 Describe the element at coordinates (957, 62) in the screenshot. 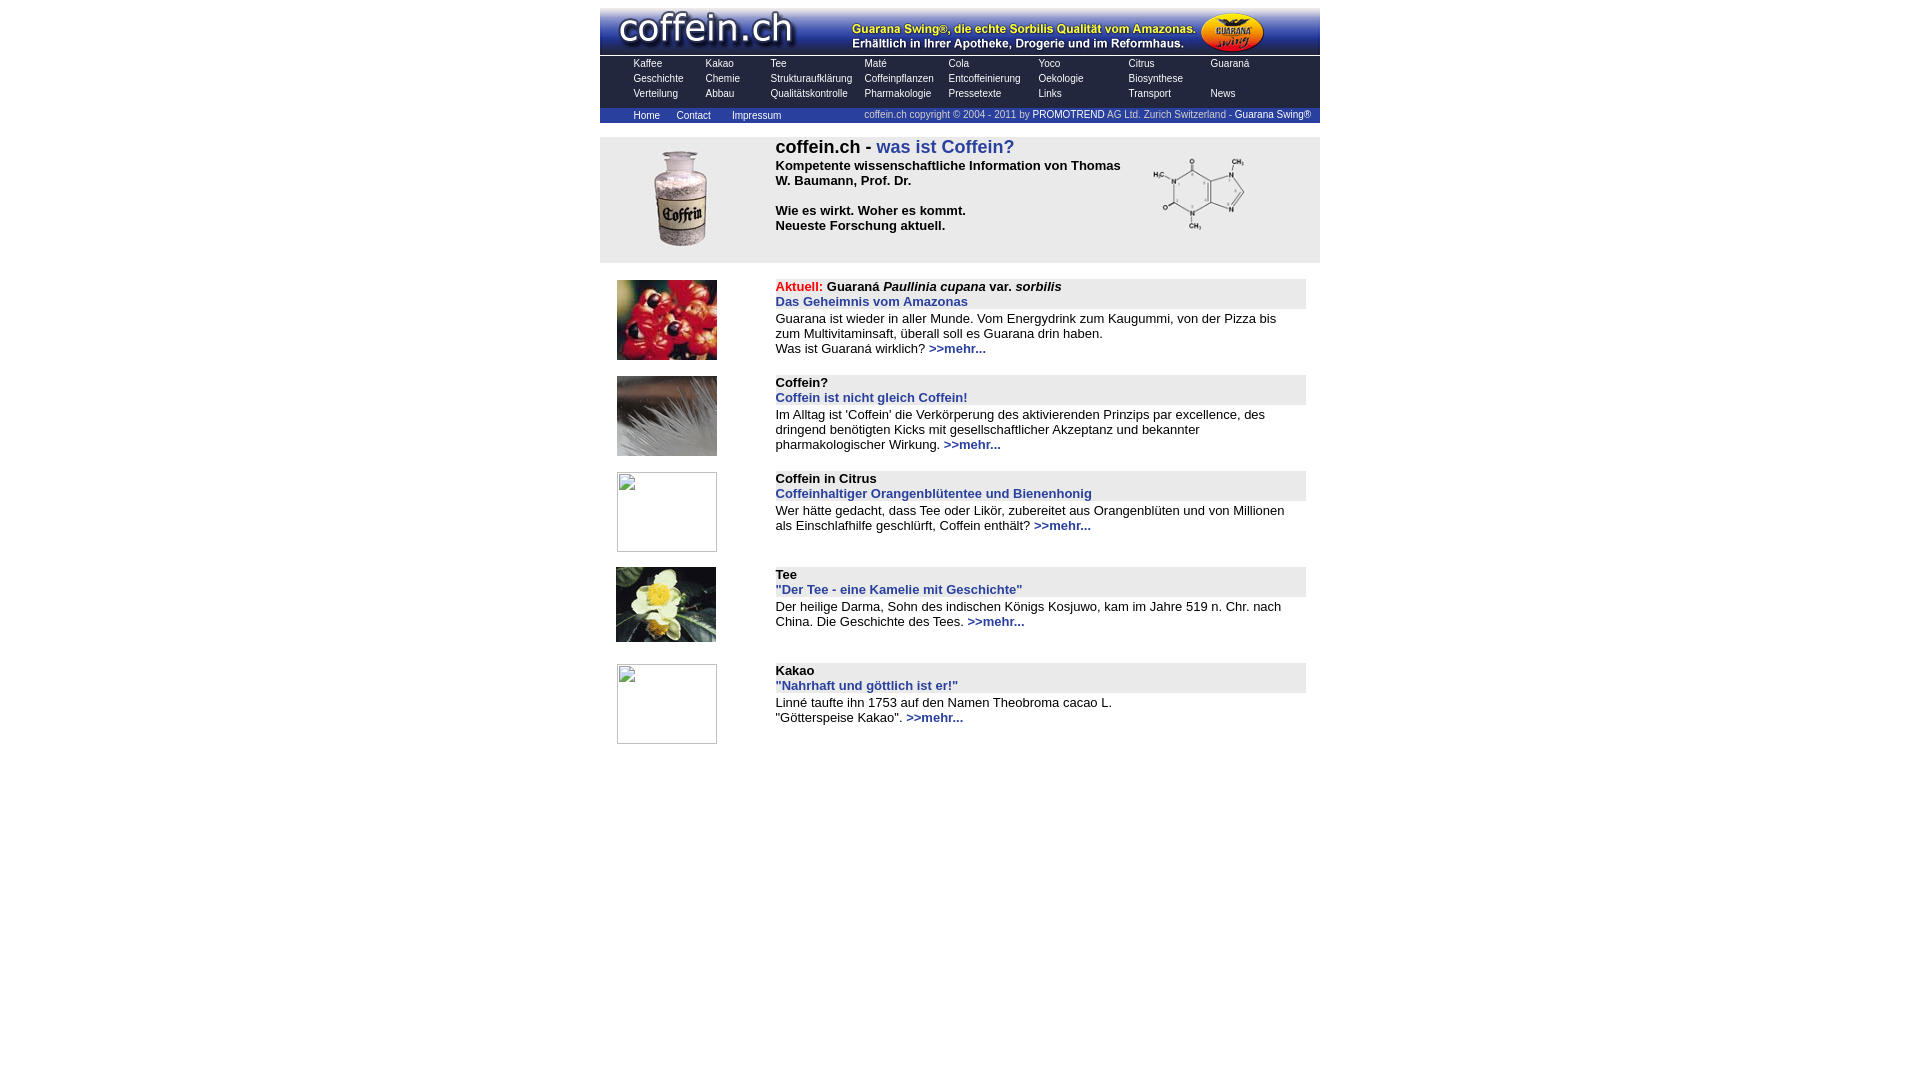

I see `'Cola'` at that location.